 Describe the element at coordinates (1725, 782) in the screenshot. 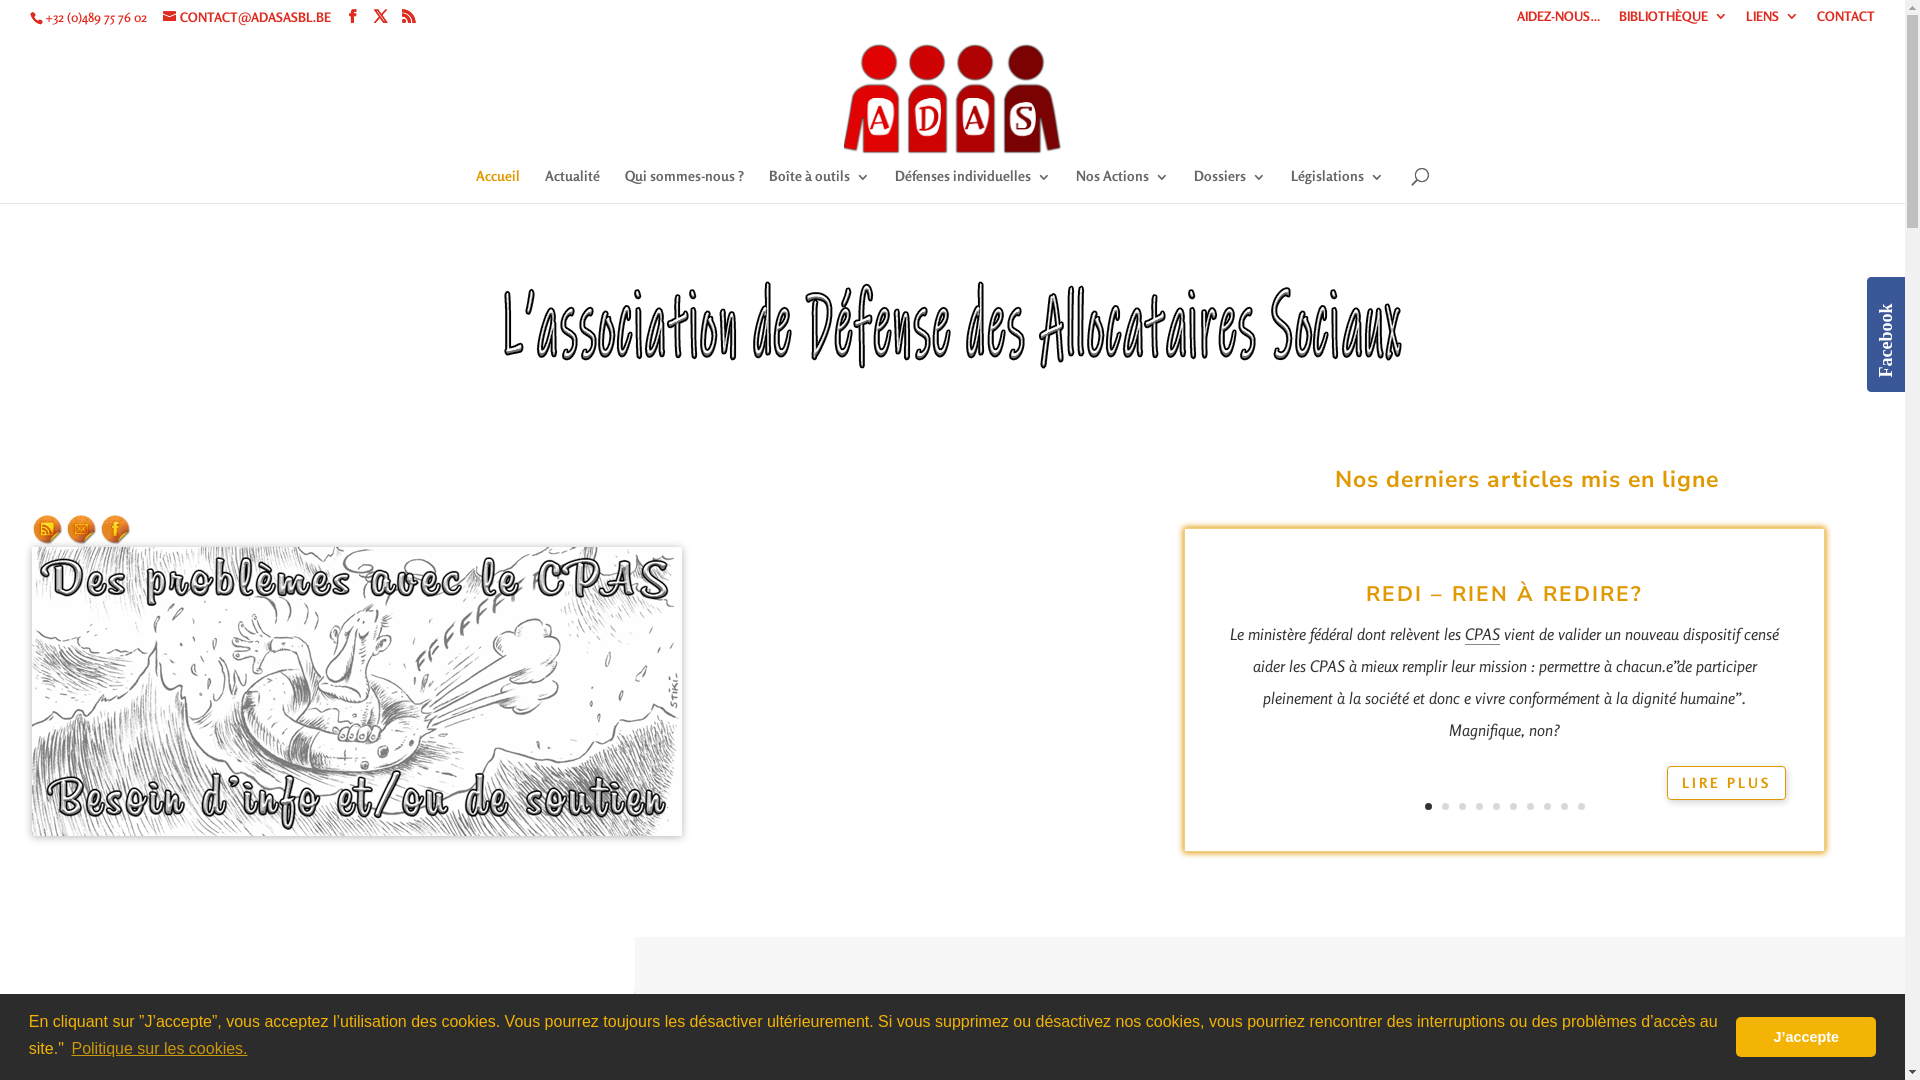

I see `'LIRE PLUS'` at that location.